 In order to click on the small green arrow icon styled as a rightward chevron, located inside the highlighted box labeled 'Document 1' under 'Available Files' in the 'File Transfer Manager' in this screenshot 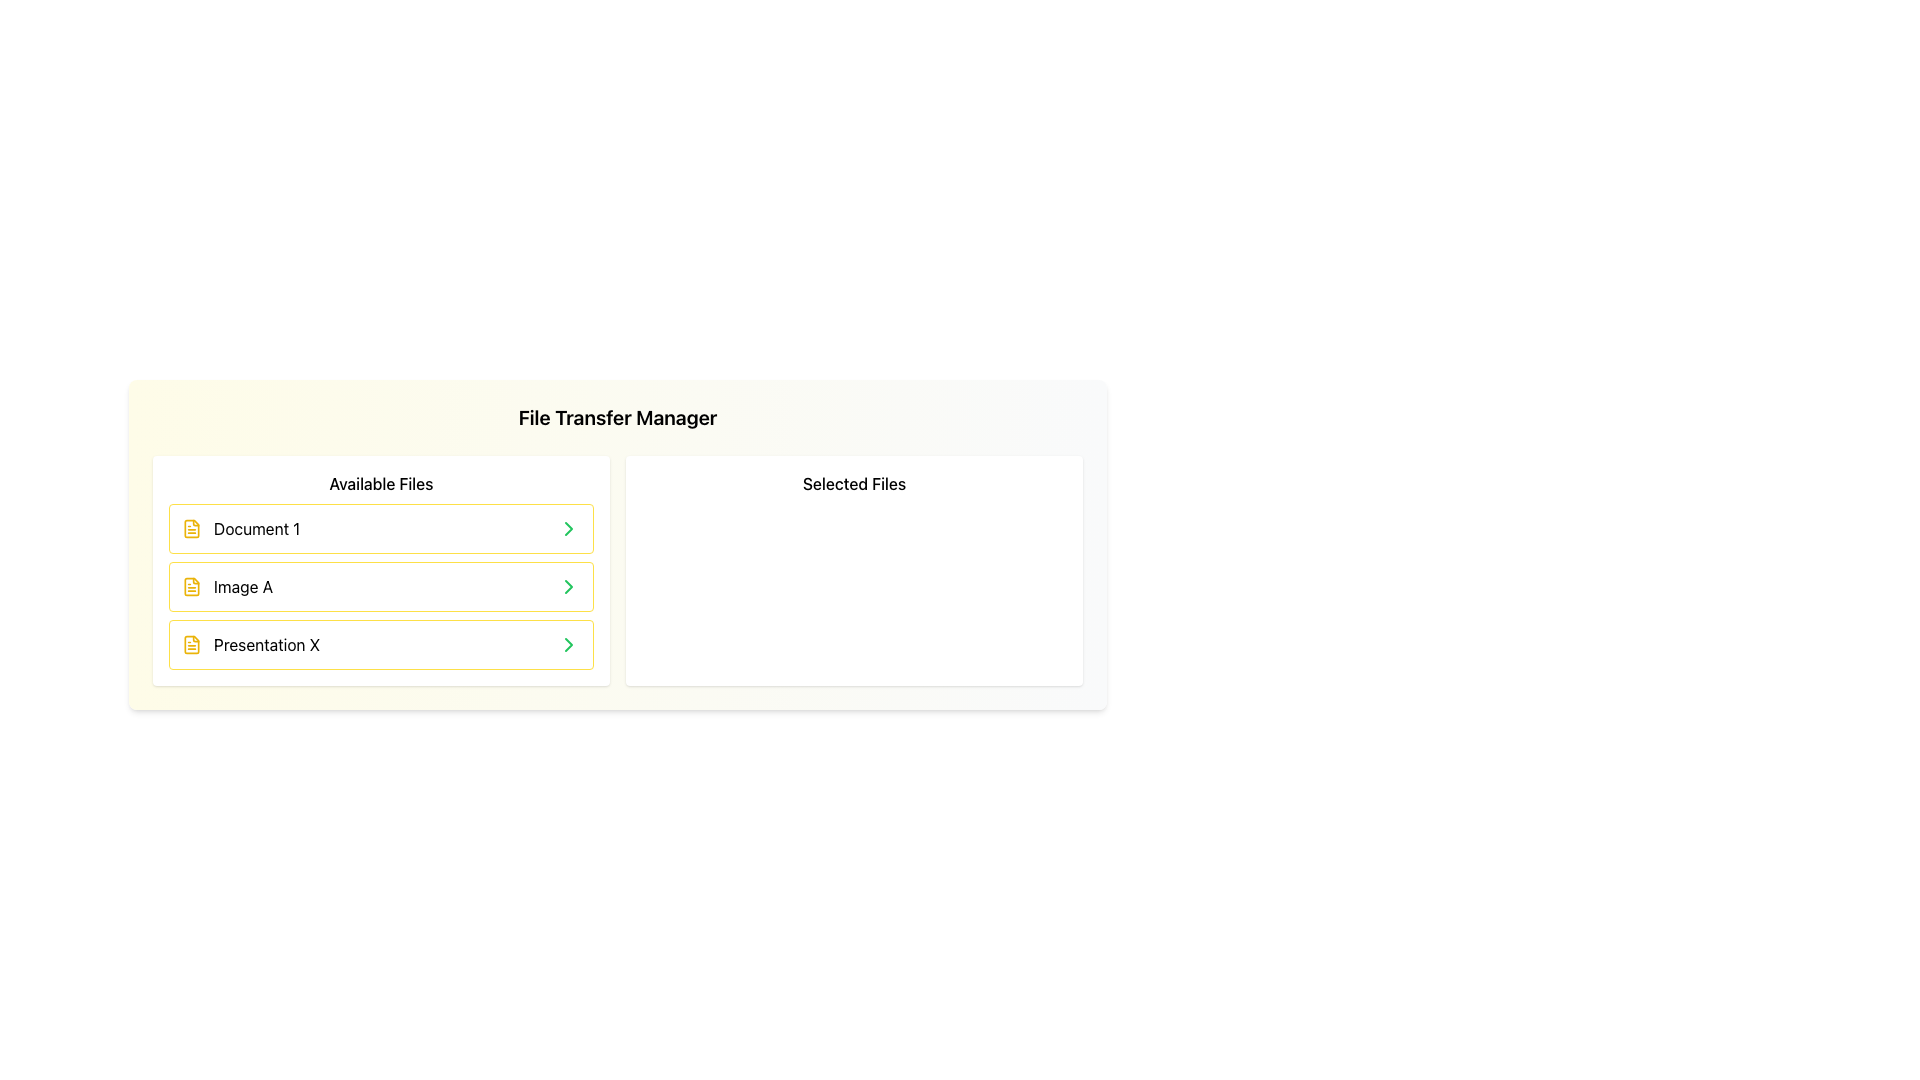, I will do `click(568, 527)`.